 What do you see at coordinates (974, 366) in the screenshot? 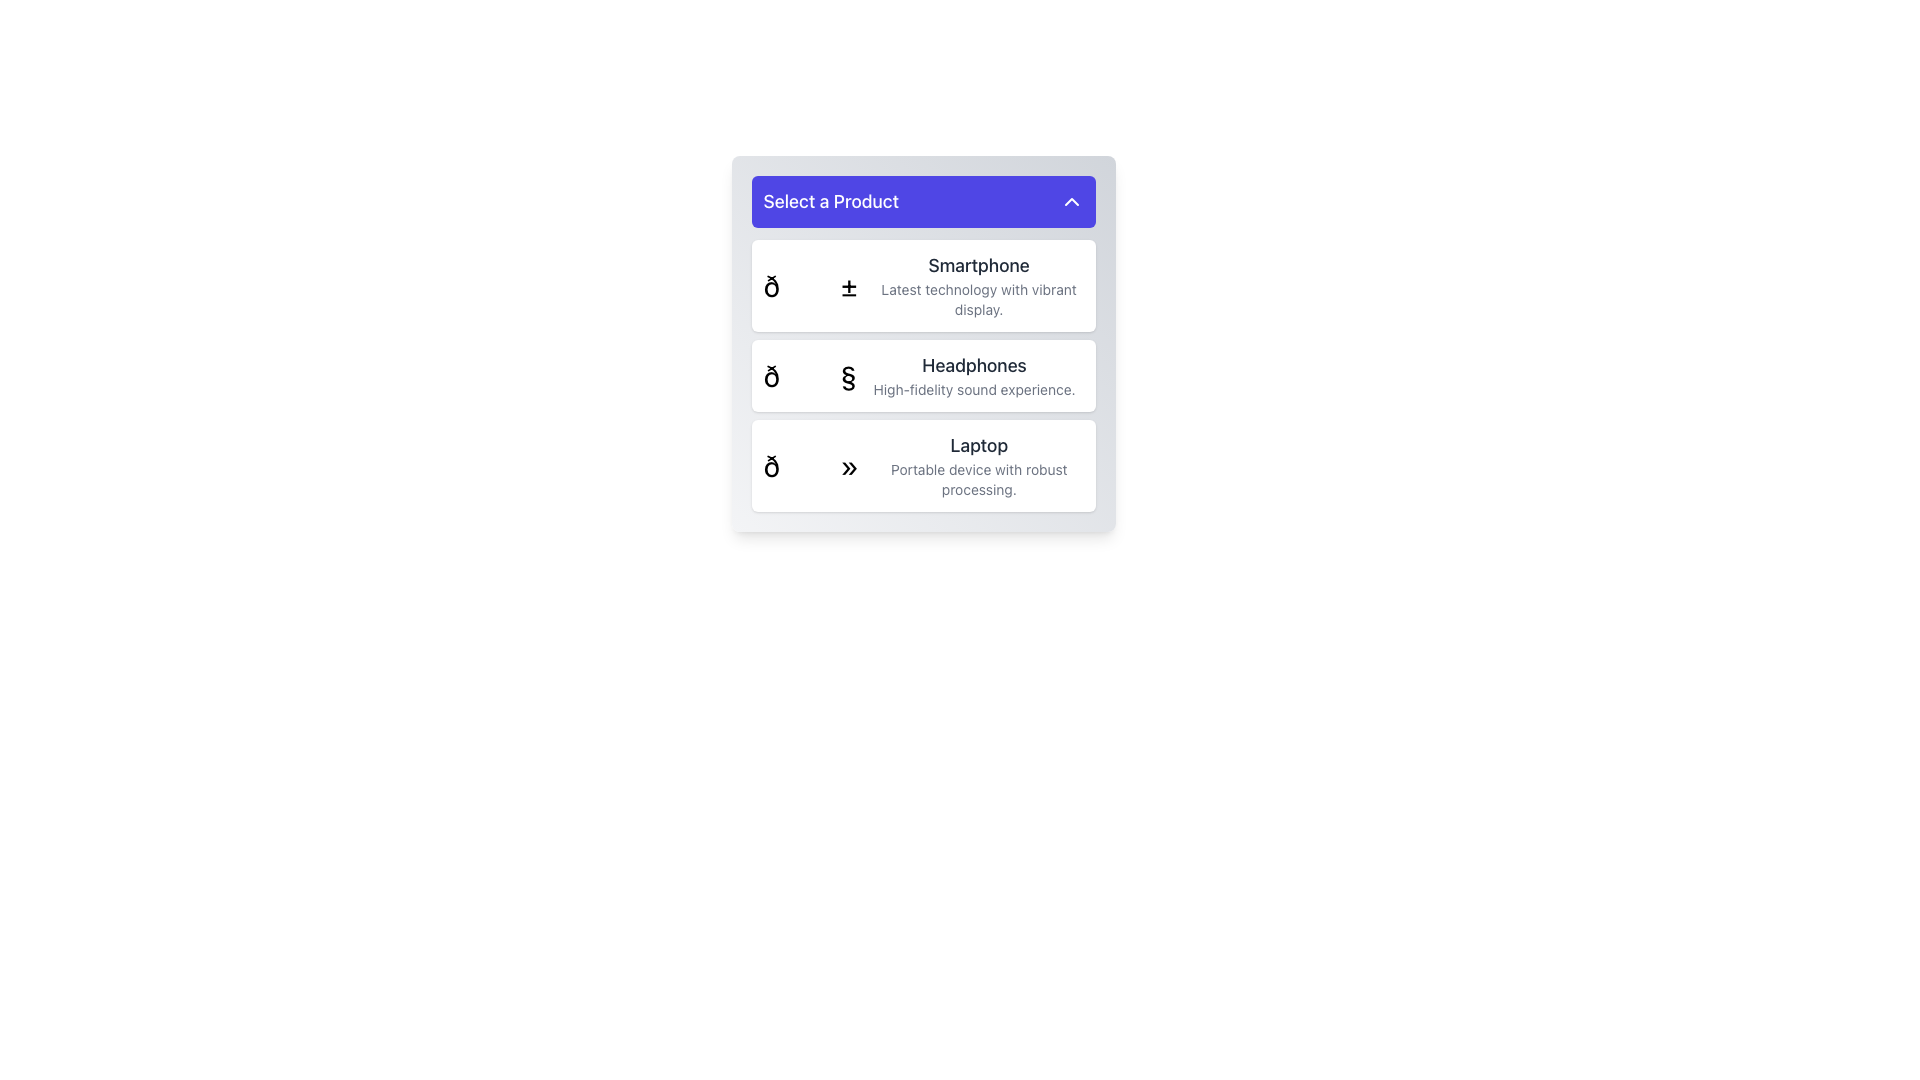
I see `the 'Headphones' text label, which is displayed in bold and dark gray above the description 'High-fidelity sound experience.'` at bounding box center [974, 366].